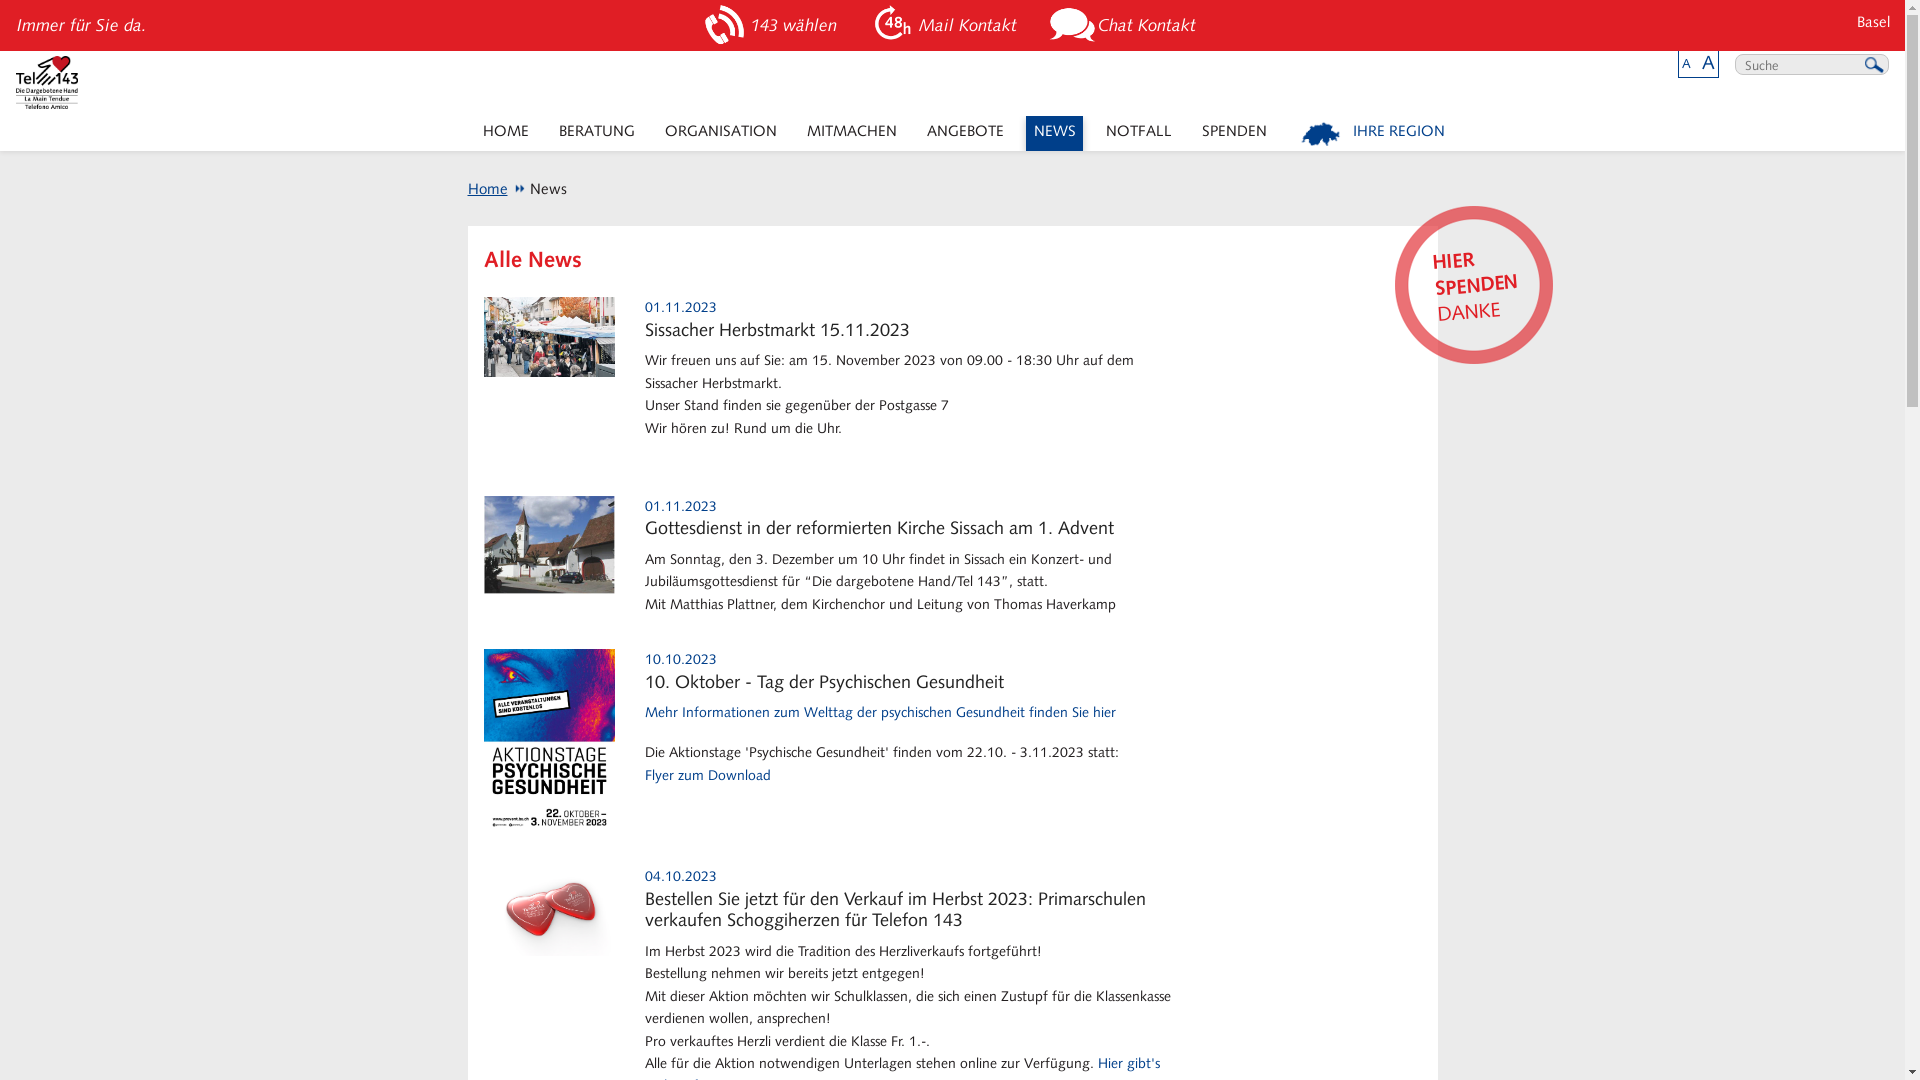 Image resolution: width=1920 pixels, height=1080 pixels. Describe the element at coordinates (1053, 133) in the screenshot. I see `'NEWS'` at that location.